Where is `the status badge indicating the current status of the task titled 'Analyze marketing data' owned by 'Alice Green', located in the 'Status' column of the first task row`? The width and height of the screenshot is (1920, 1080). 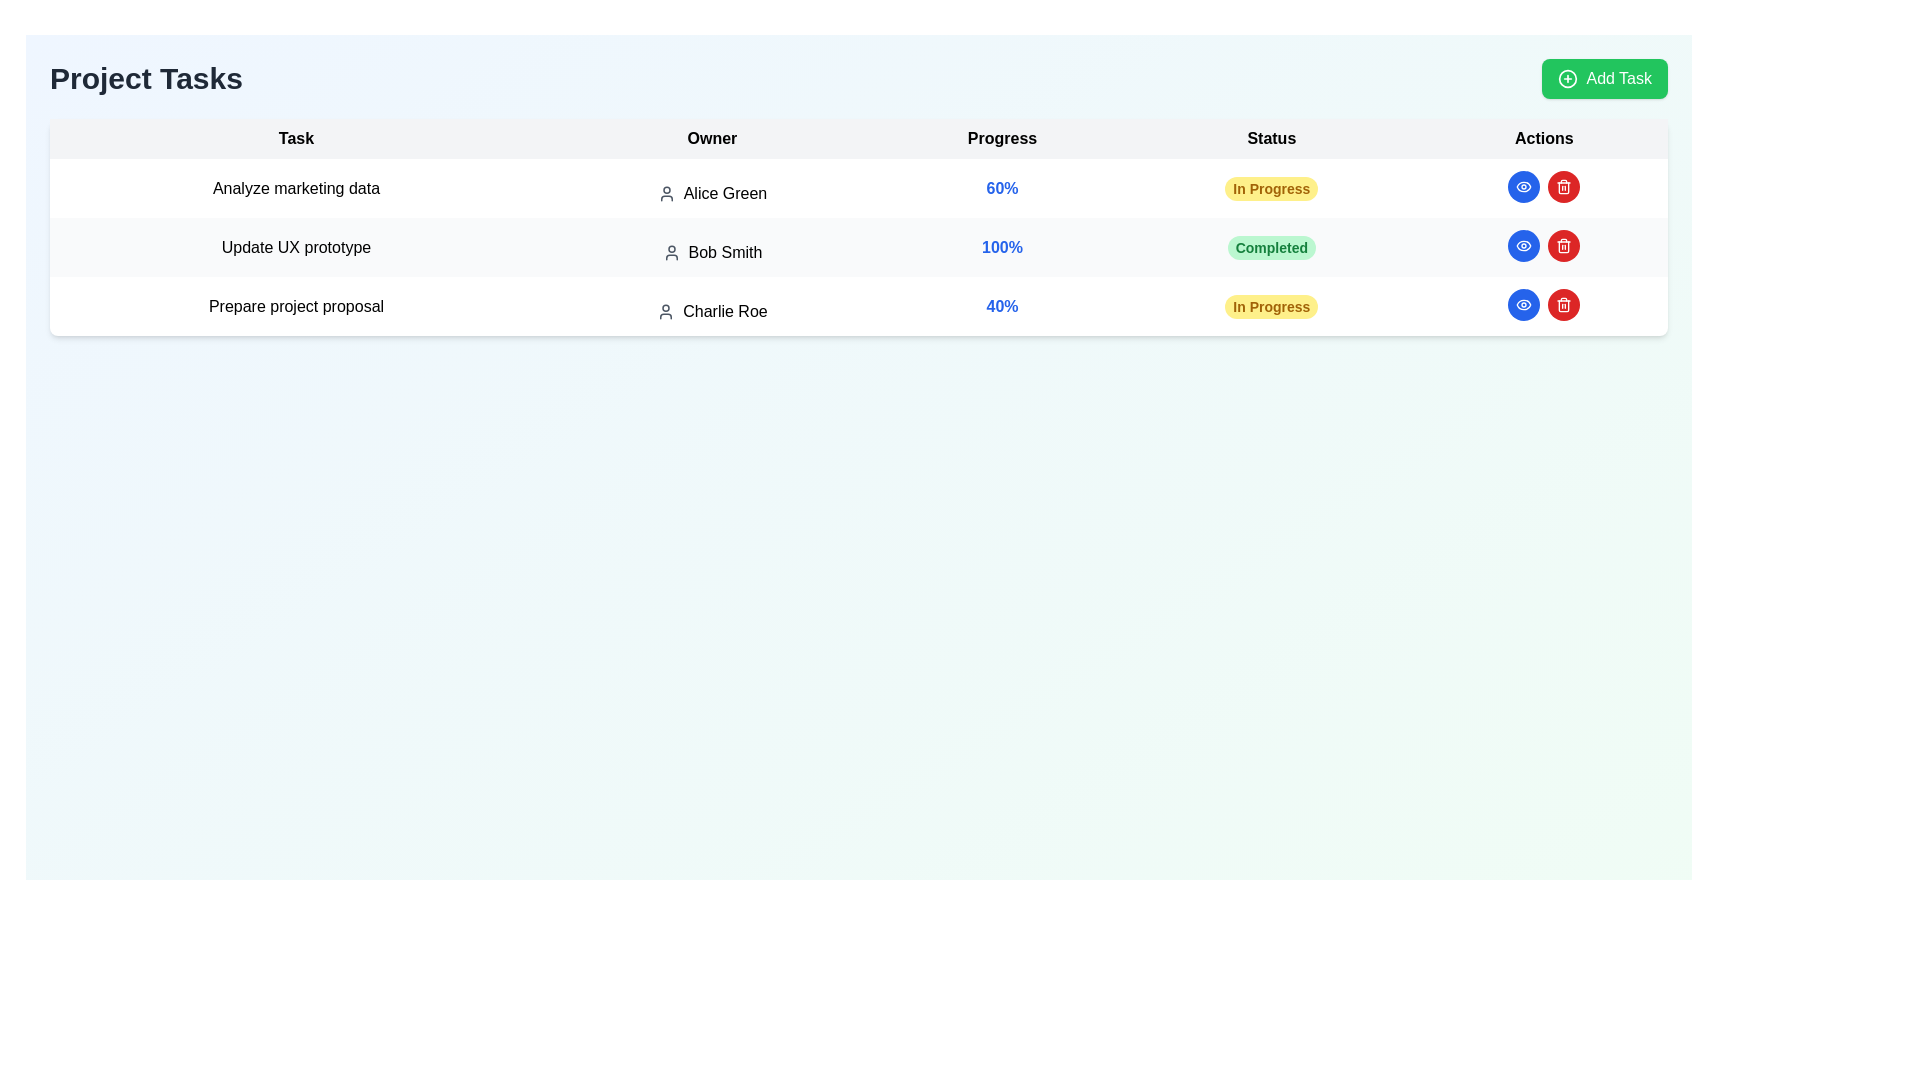 the status badge indicating the current status of the task titled 'Analyze marketing data' owned by 'Alice Green', located in the 'Status' column of the first task row is located at coordinates (1270, 188).